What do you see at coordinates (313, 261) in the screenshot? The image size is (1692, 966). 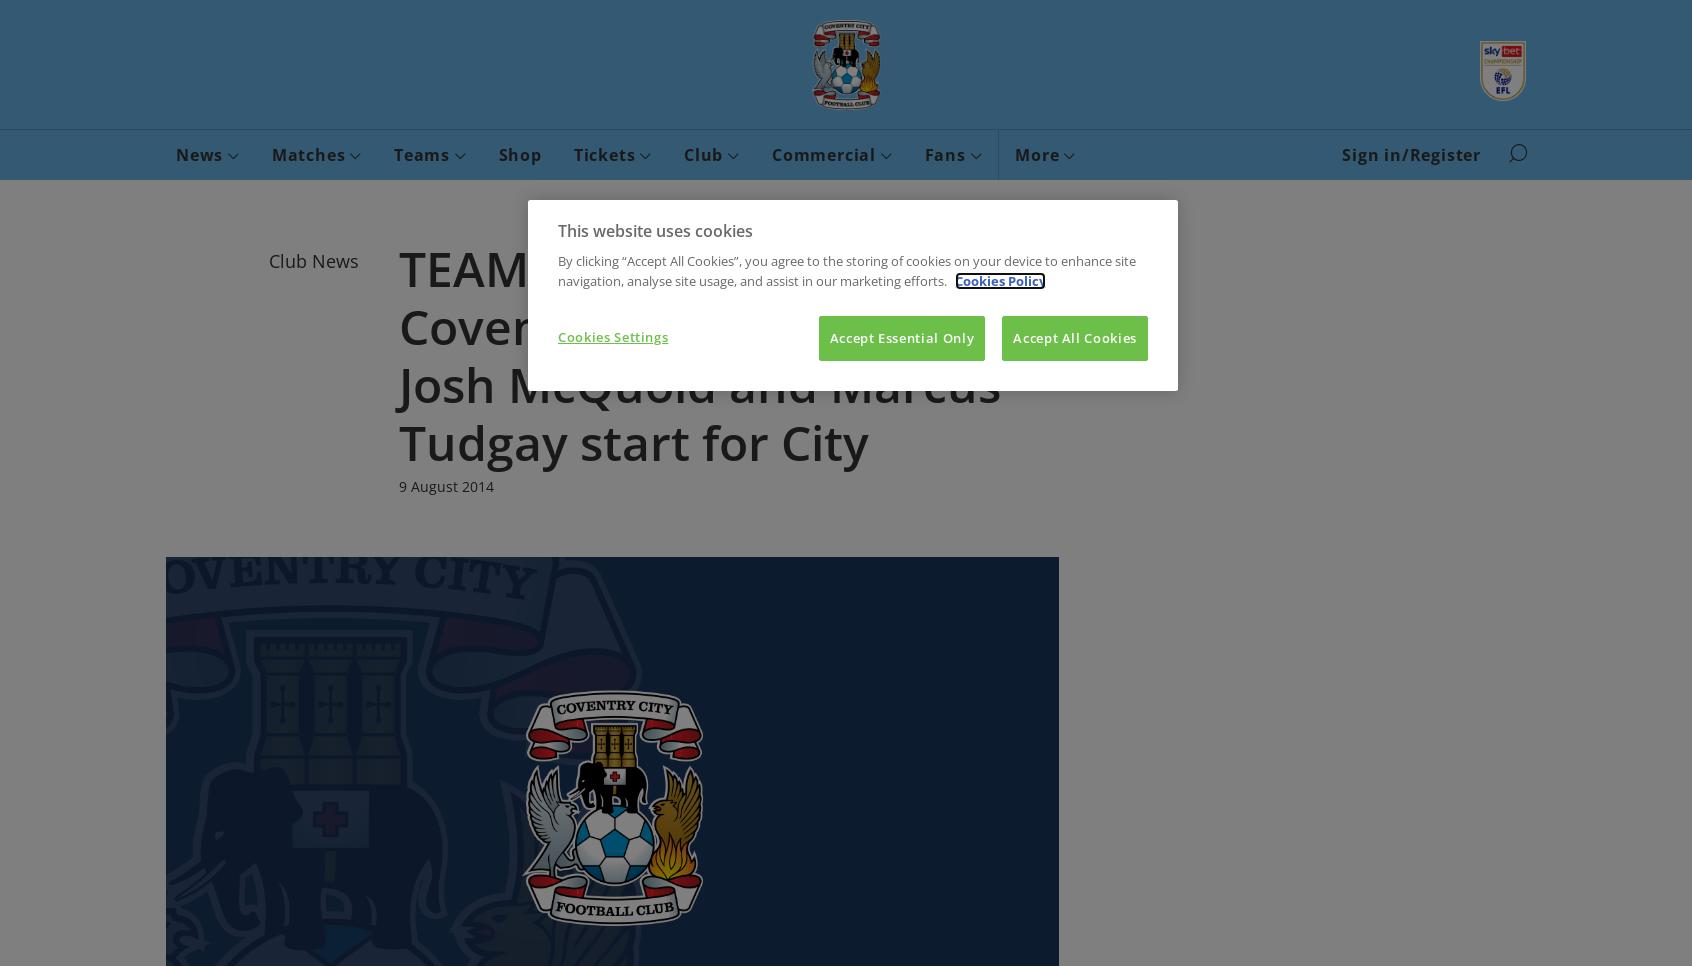 I see `'Club News'` at bounding box center [313, 261].